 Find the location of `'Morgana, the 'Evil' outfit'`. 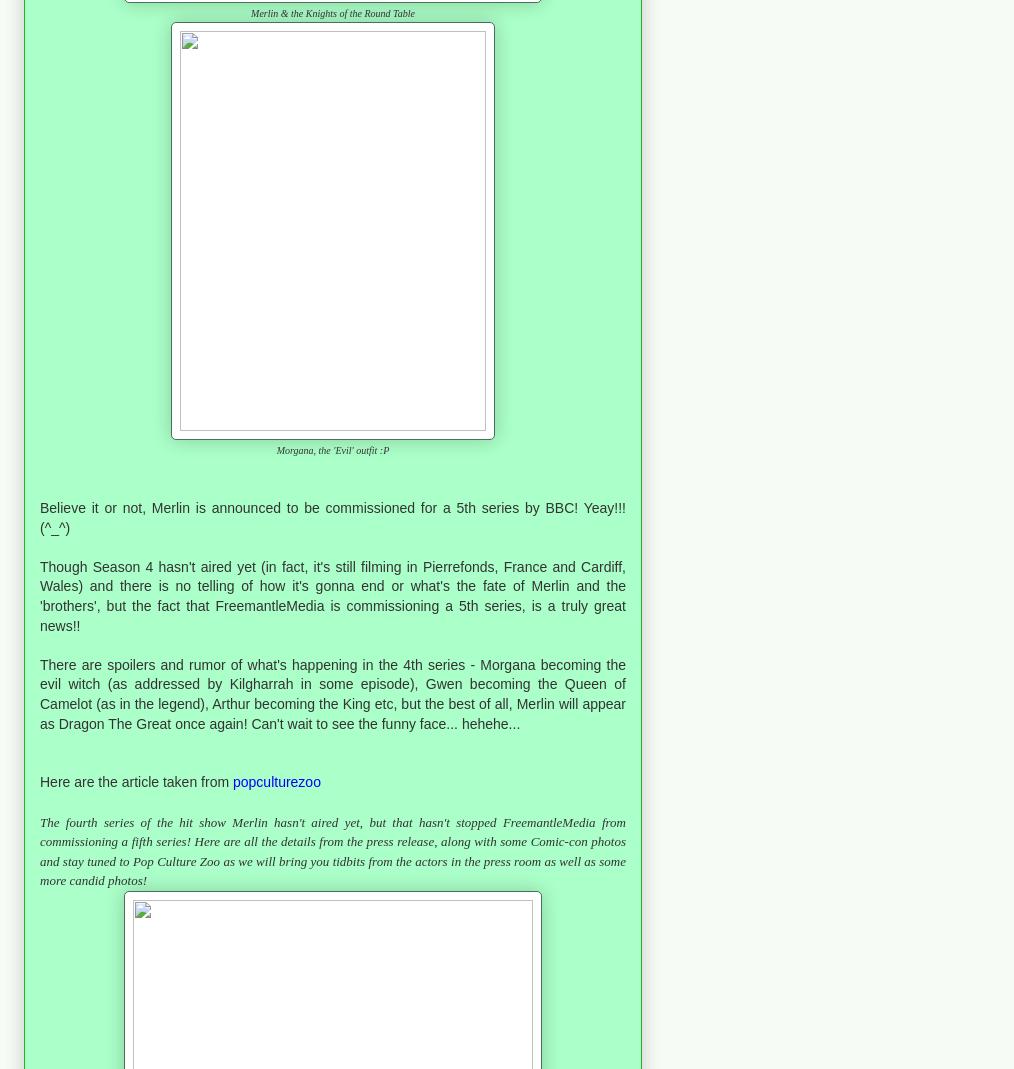

'Morgana, the 'Evil' outfit' is located at coordinates (326, 449).